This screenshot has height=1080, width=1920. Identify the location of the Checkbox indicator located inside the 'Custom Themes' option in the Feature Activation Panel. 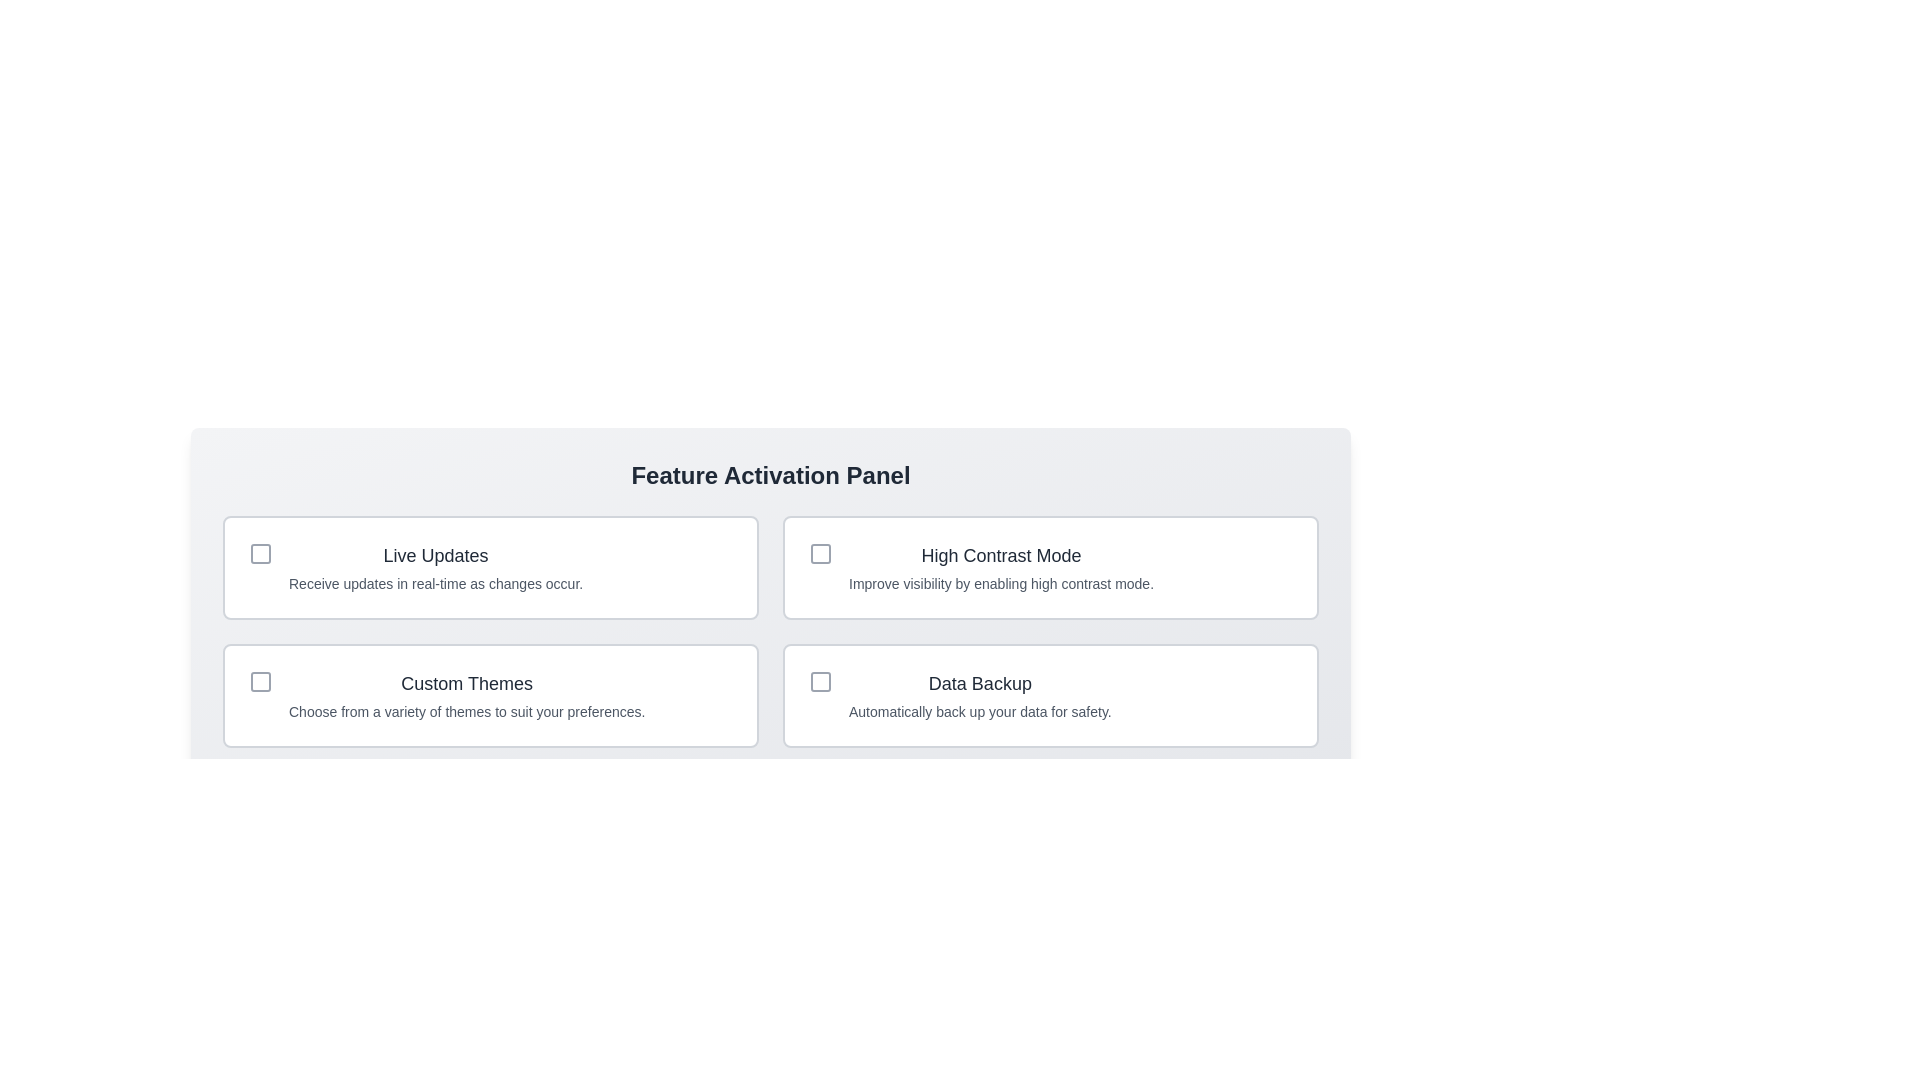
(259, 681).